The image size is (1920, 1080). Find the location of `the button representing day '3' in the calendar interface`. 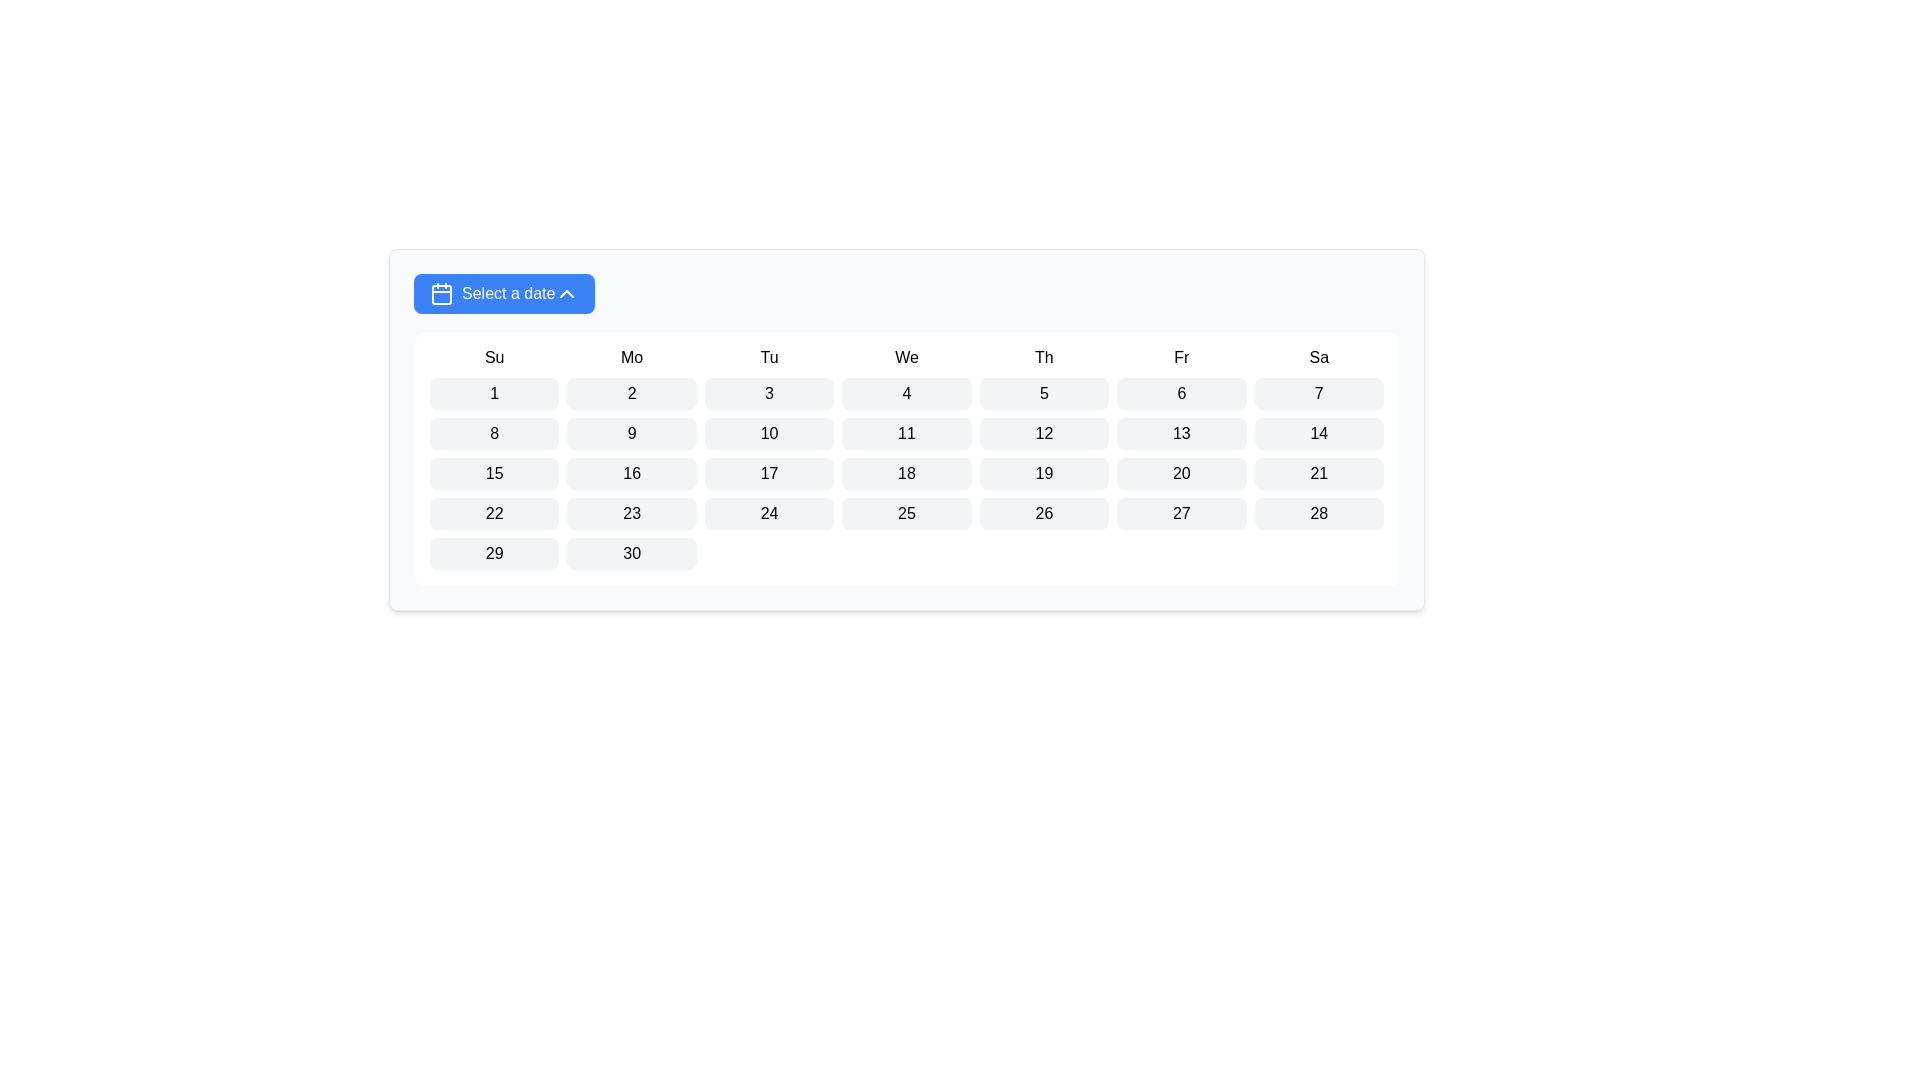

the button representing day '3' in the calendar interface is located at coordinates (768, 393).